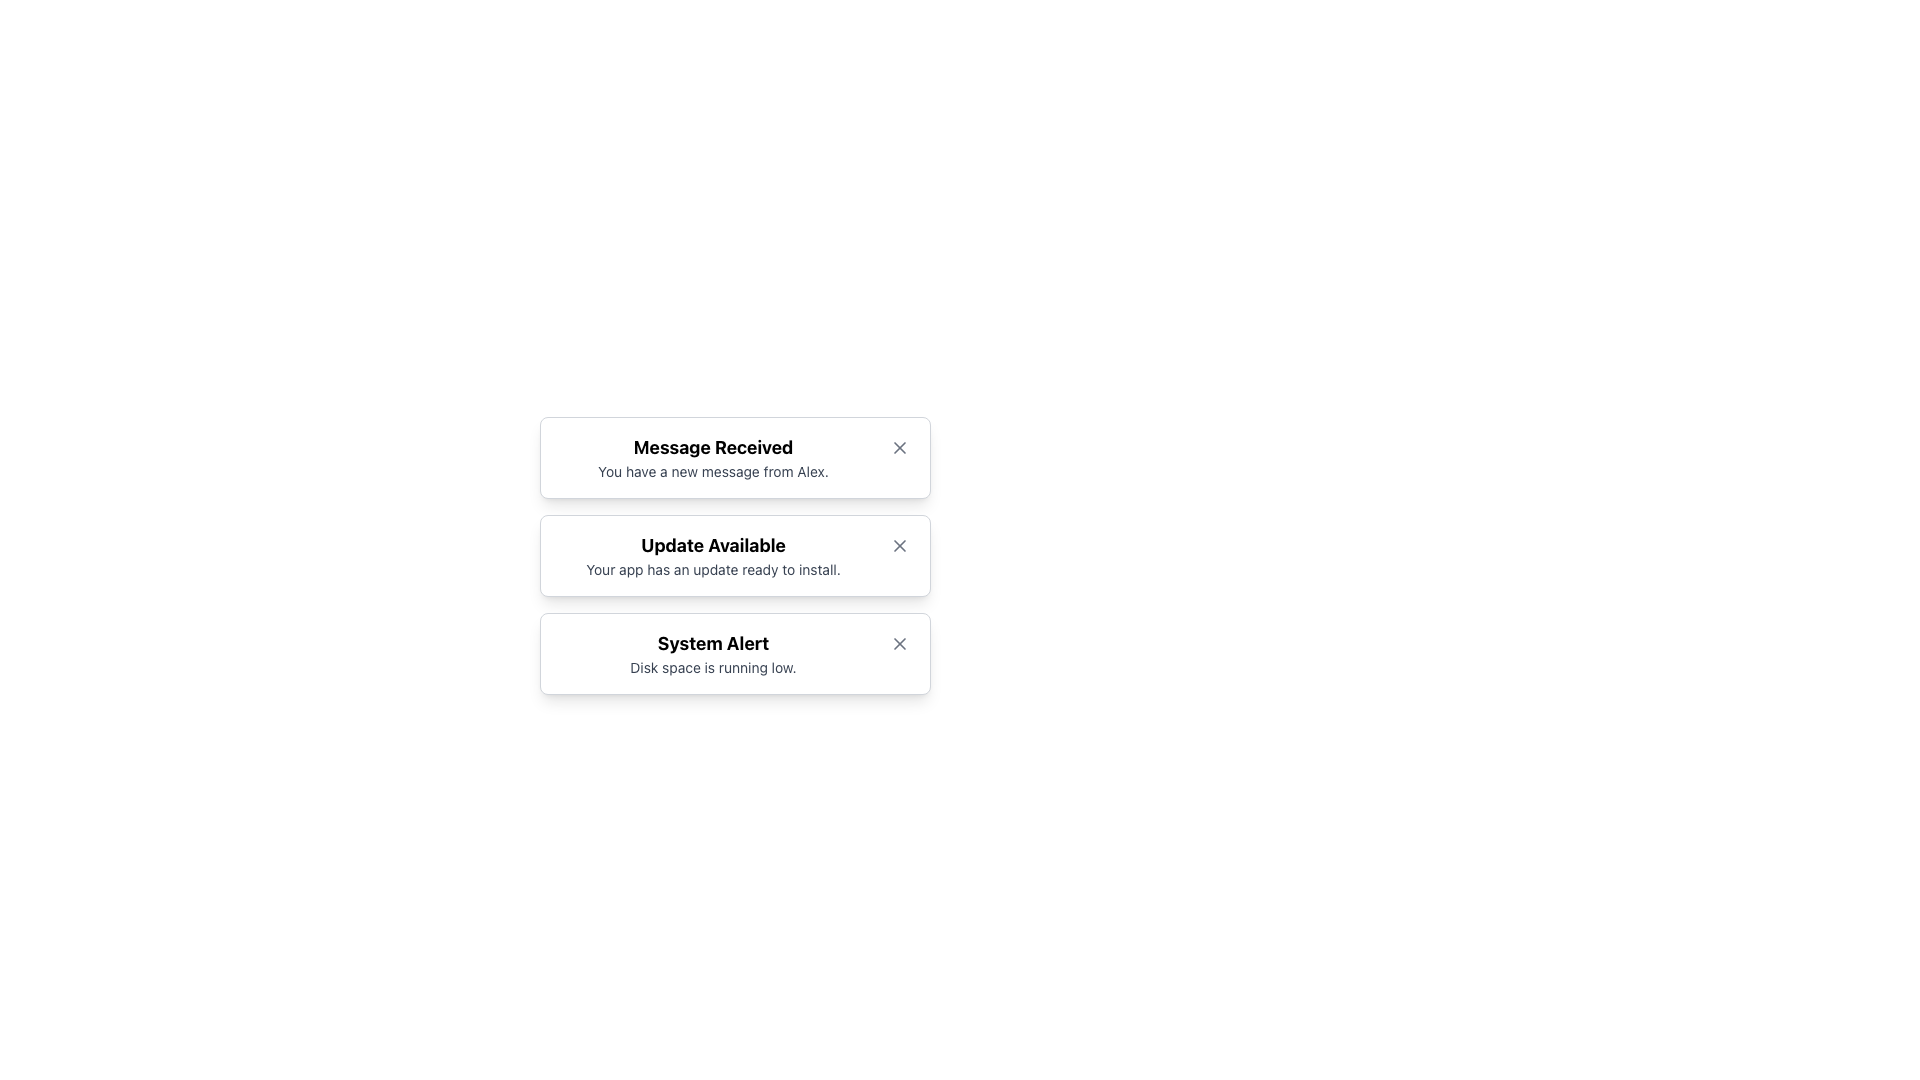 The image size is (1920, 1080). What do you see at coordinates (713, 446) in the screenshot?
I see `text of the 'Message Received' label, which is prominently displayed in bold and large font at the top of the first notification card` at bounding box center [713, 446].